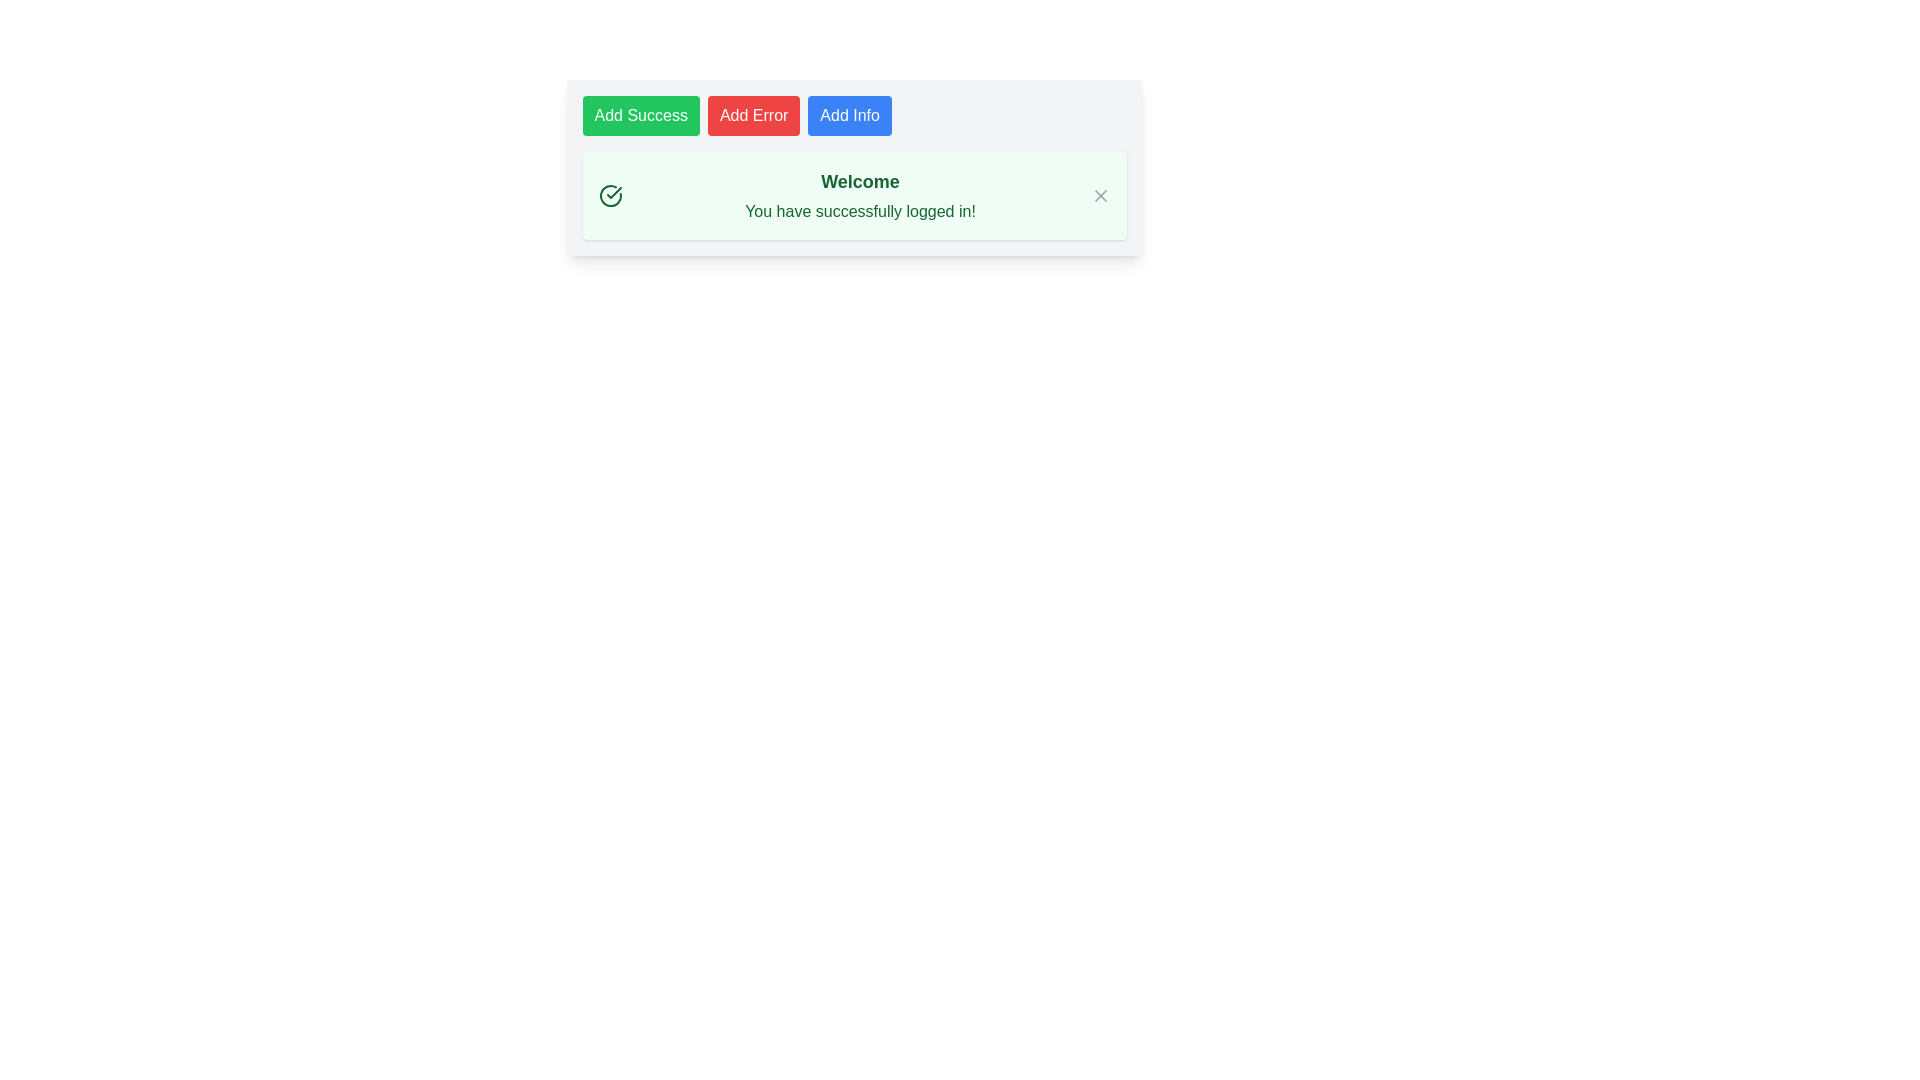  I want to click on the third button labeled 'Add Info' in the top center row, so click(850, 115).